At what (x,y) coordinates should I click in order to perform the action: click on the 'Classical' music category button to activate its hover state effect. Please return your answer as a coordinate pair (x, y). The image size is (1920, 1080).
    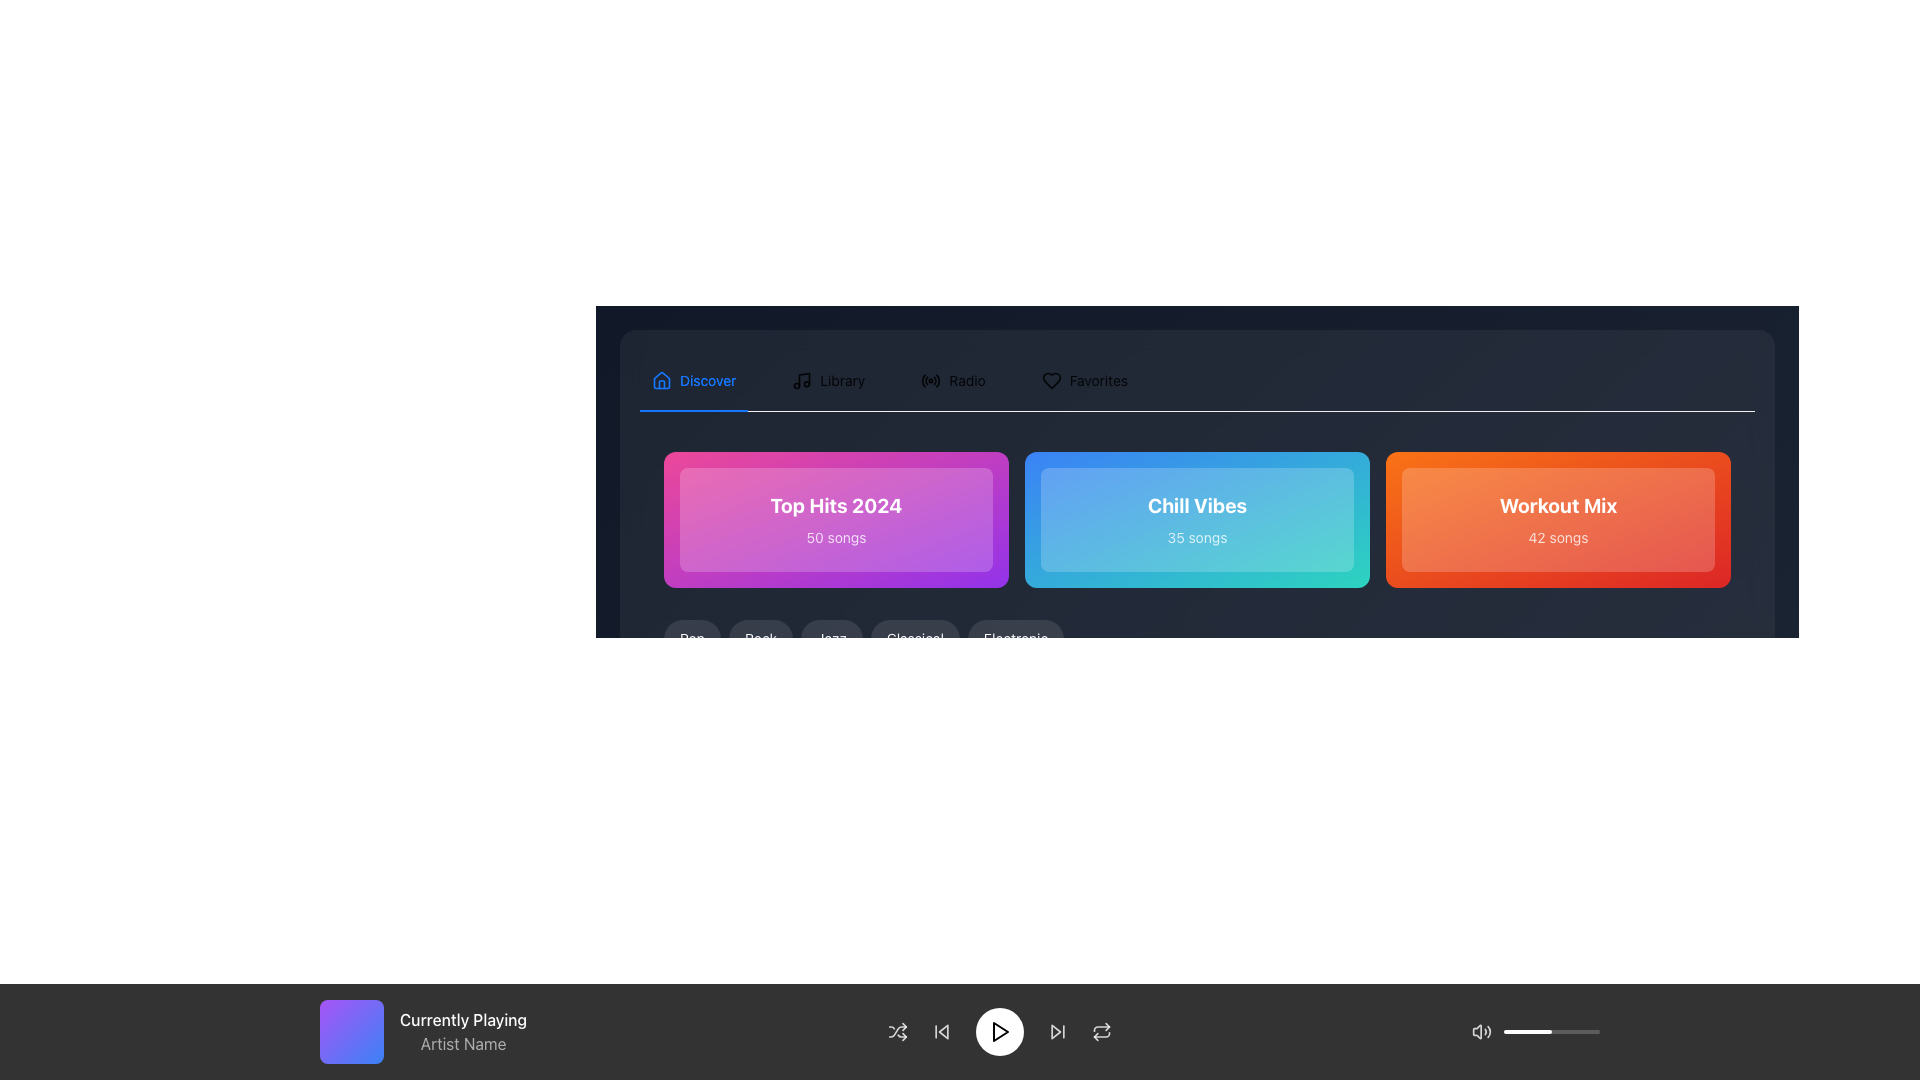
    Looking at the image, I should click on (914, 639).